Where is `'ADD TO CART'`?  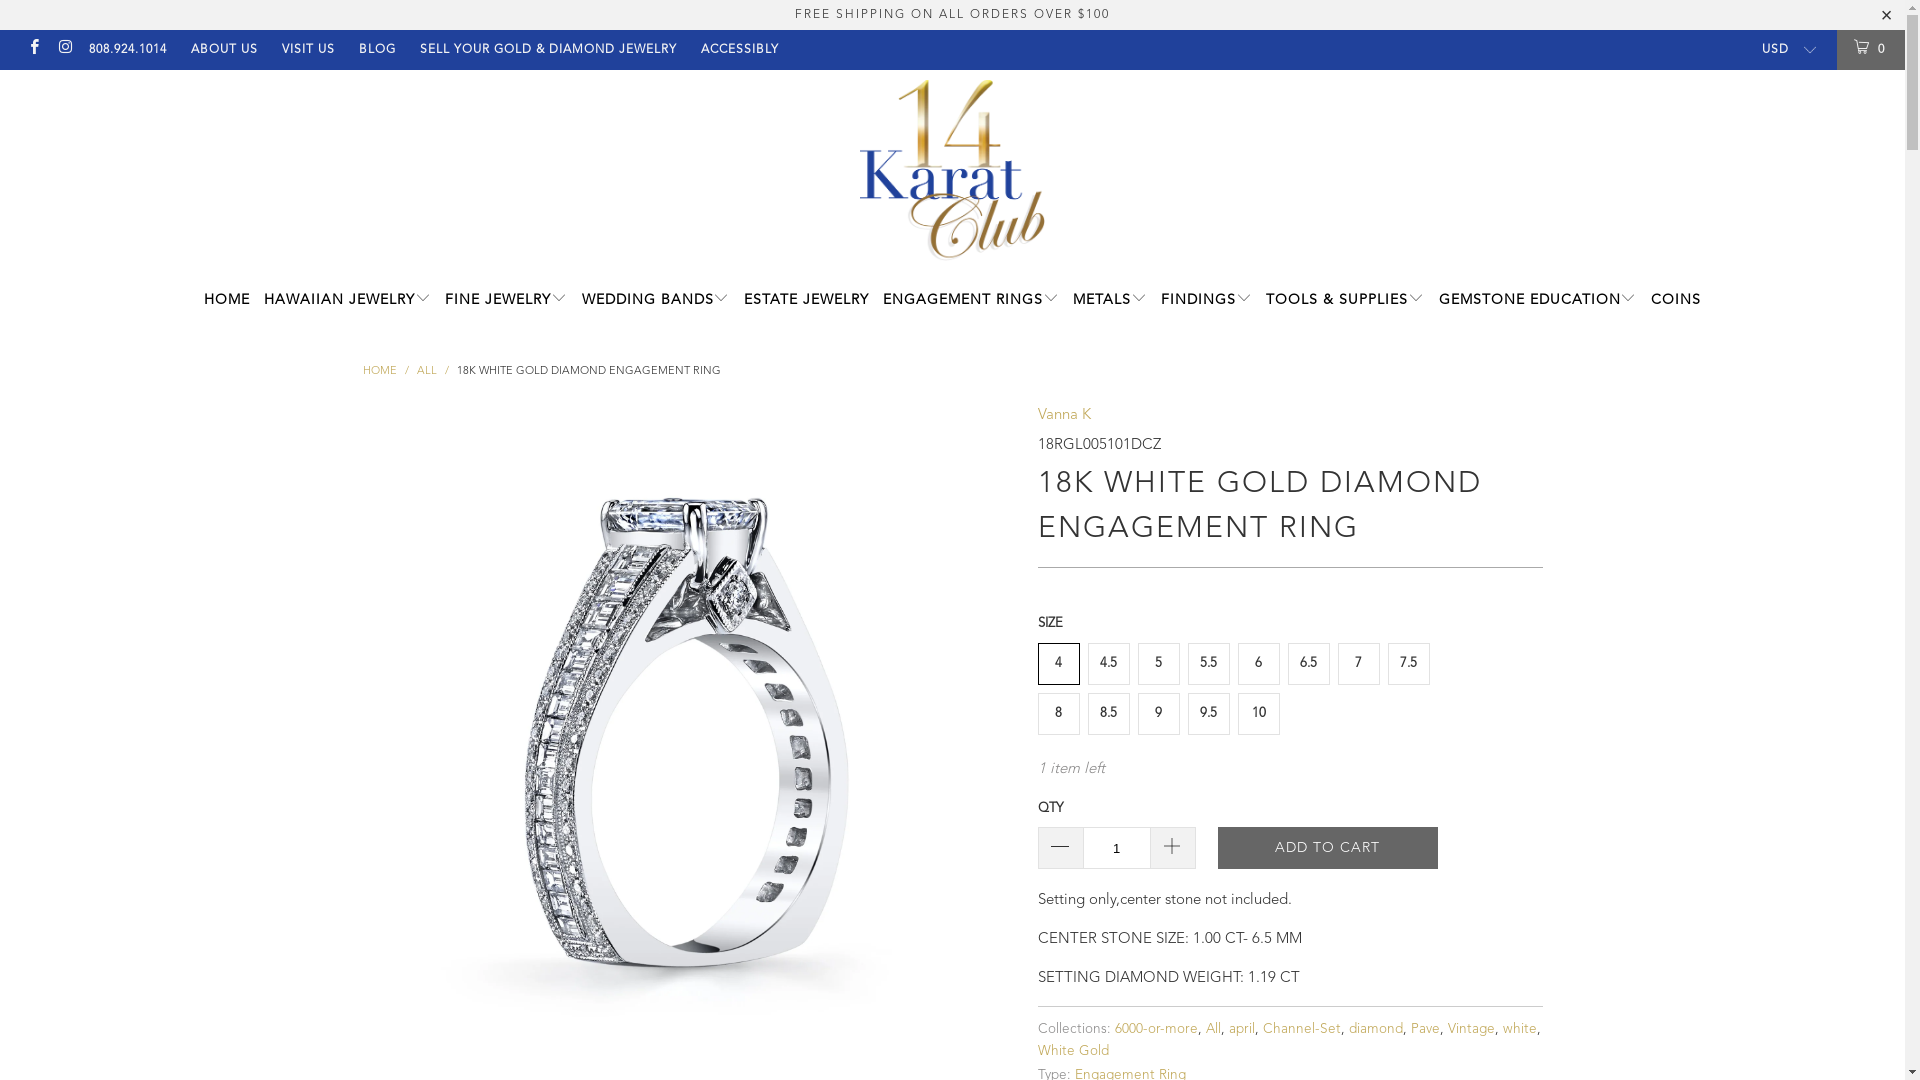 'ADD TO CART' is located at coordinates (1328, 848).